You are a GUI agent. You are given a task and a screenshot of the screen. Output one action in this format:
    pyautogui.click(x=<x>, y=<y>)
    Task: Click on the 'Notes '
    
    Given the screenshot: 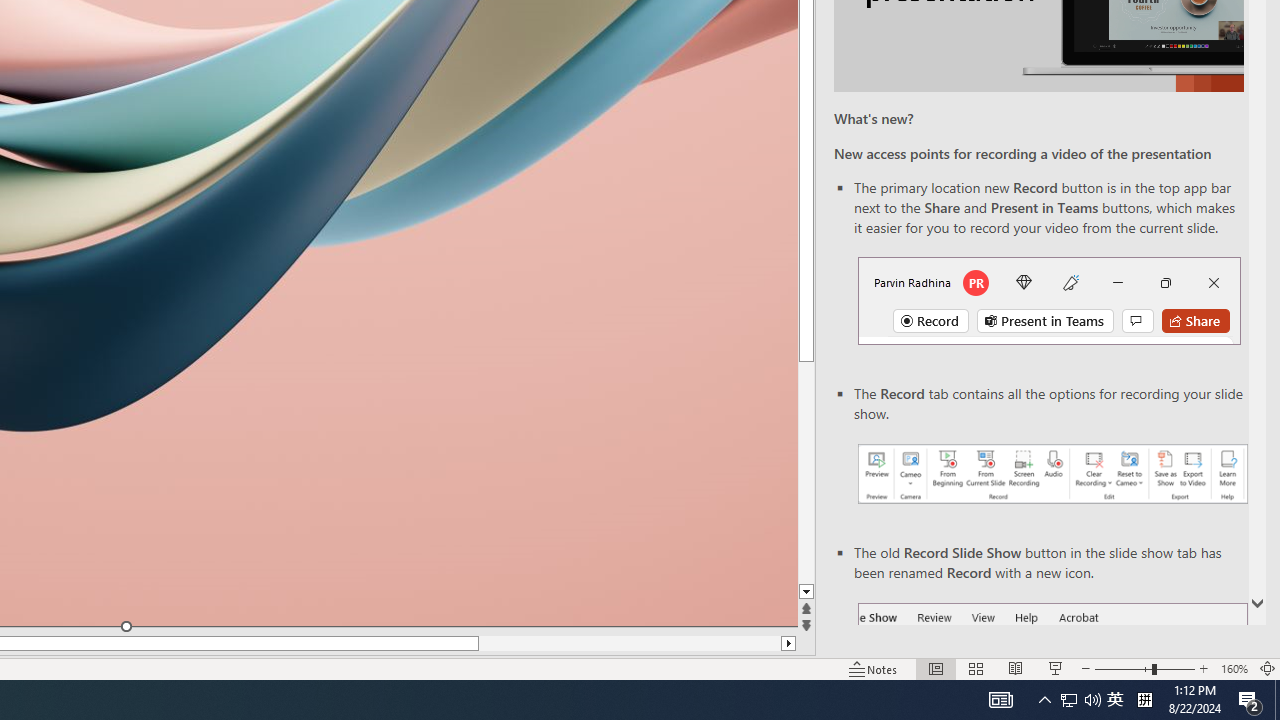 What is the action you would take?
    pyautogui.click(x=874, y=669)
    